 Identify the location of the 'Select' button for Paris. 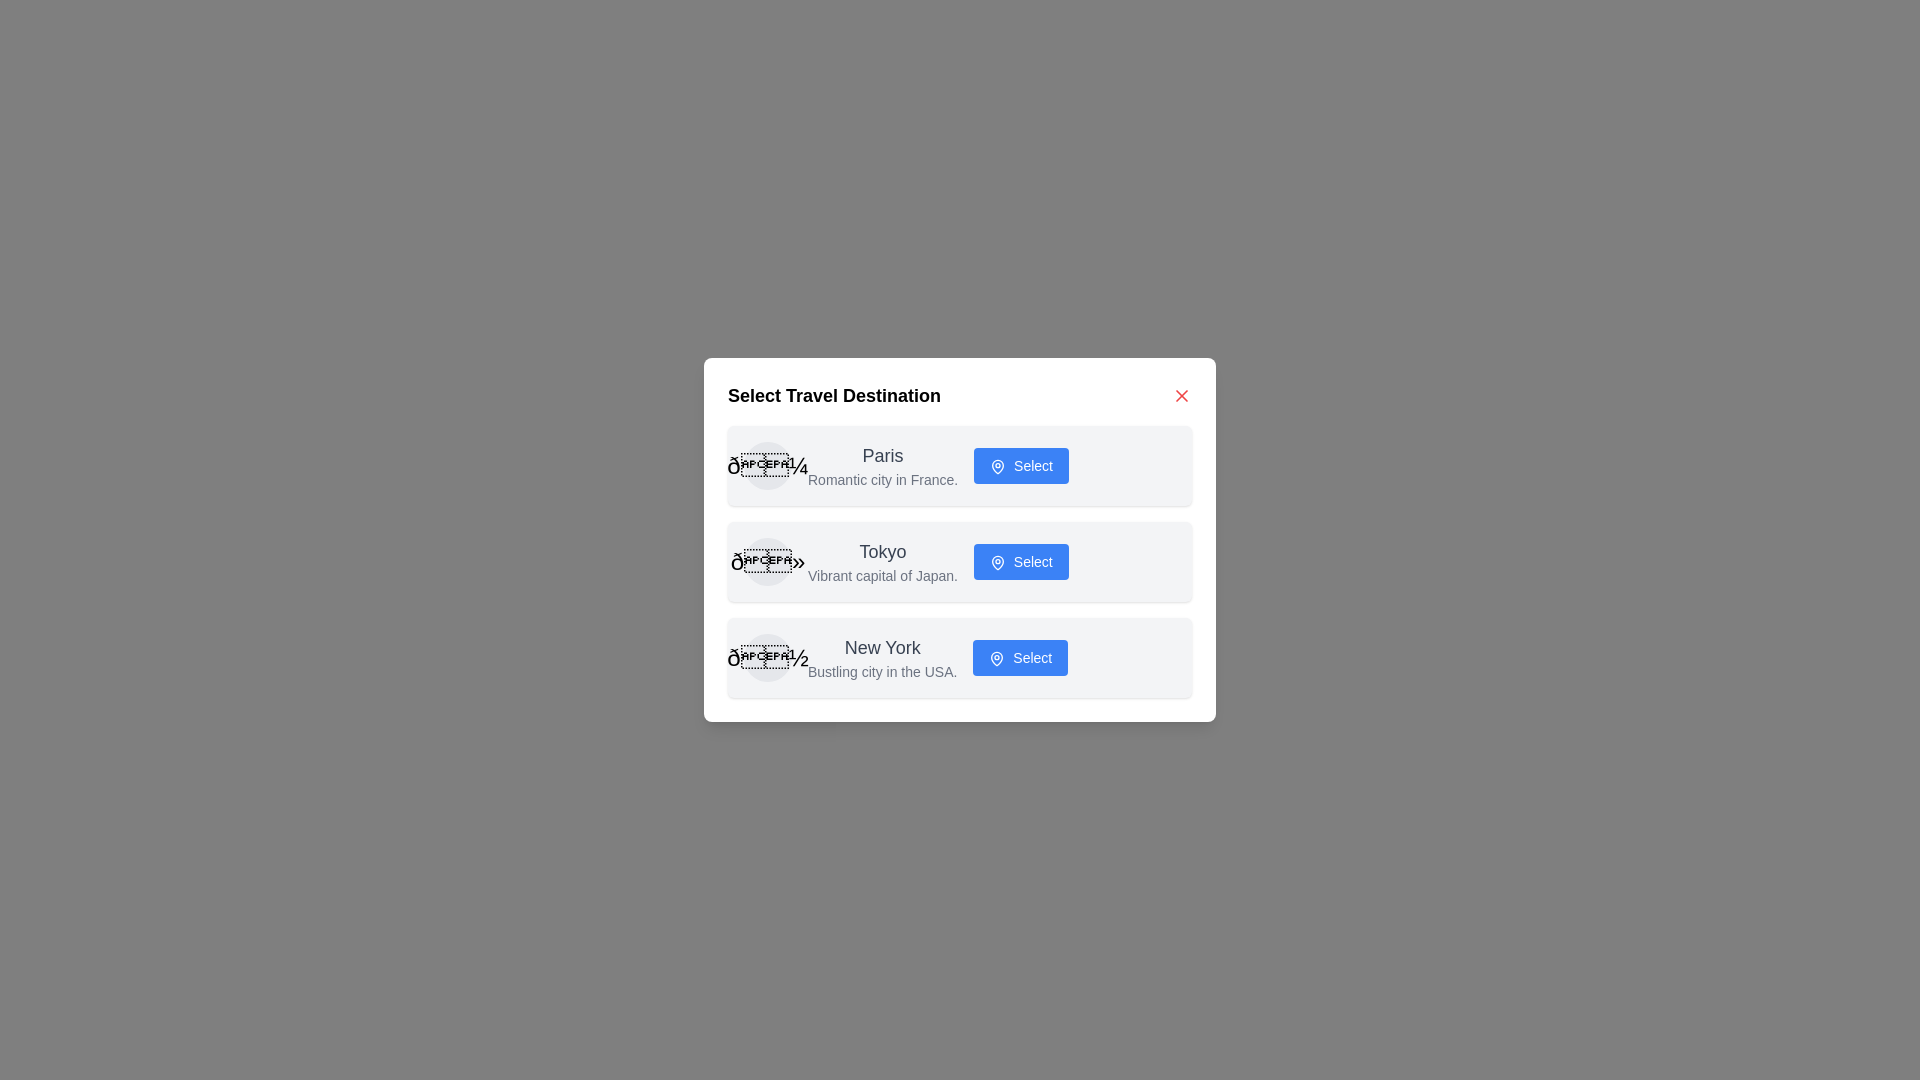
(1021, 466).